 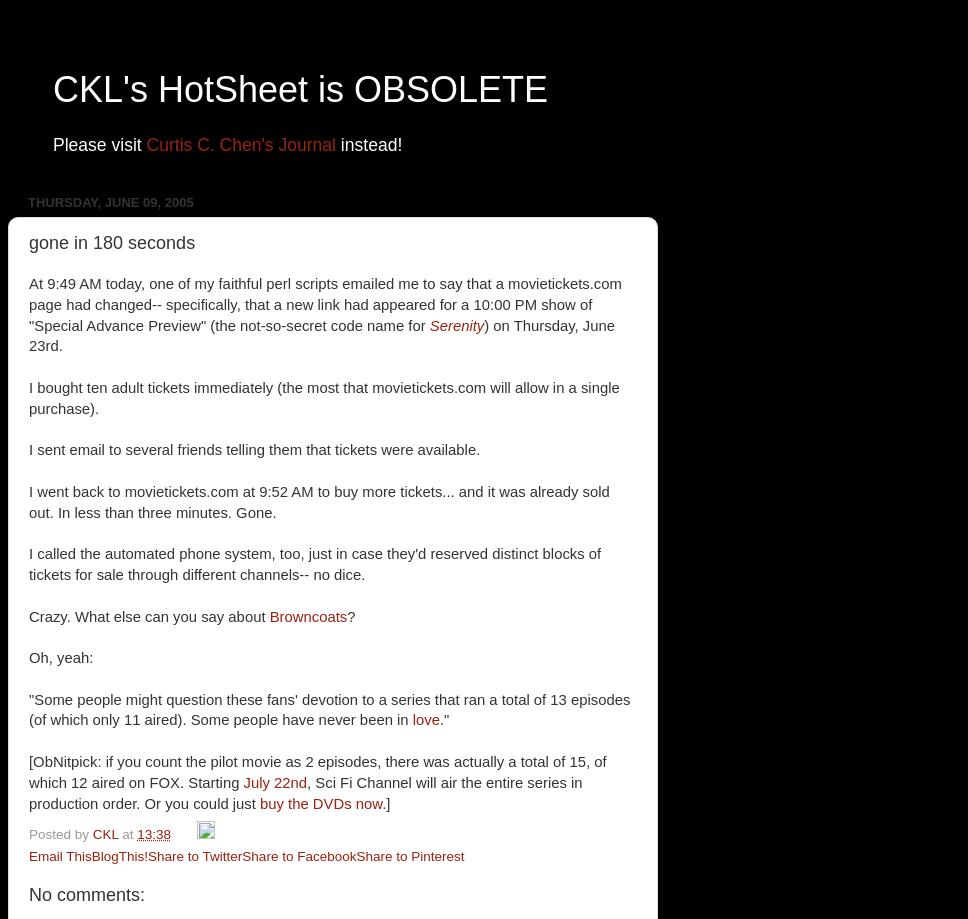 I want to click on 'Thursday, June 09, 2005', so click(x=110, y=202).